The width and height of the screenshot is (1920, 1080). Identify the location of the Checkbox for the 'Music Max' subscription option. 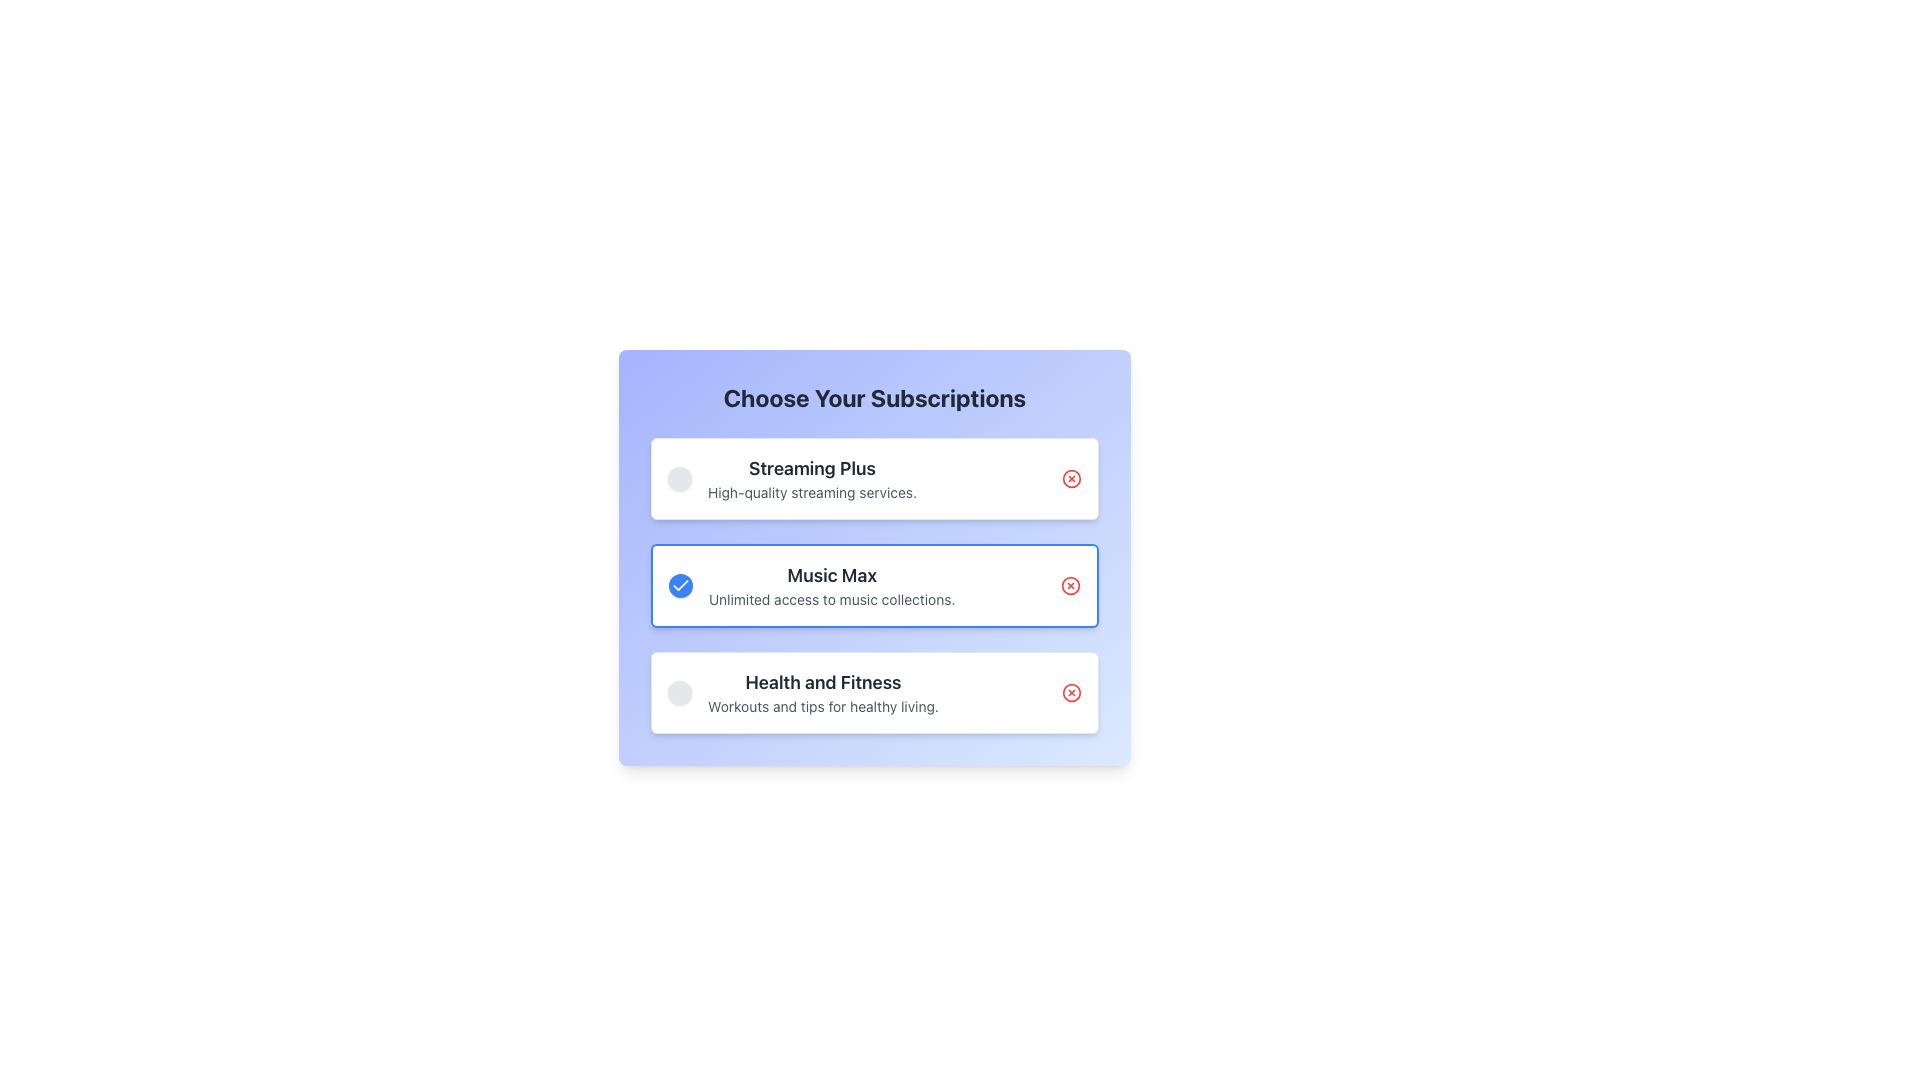
(681, 585).